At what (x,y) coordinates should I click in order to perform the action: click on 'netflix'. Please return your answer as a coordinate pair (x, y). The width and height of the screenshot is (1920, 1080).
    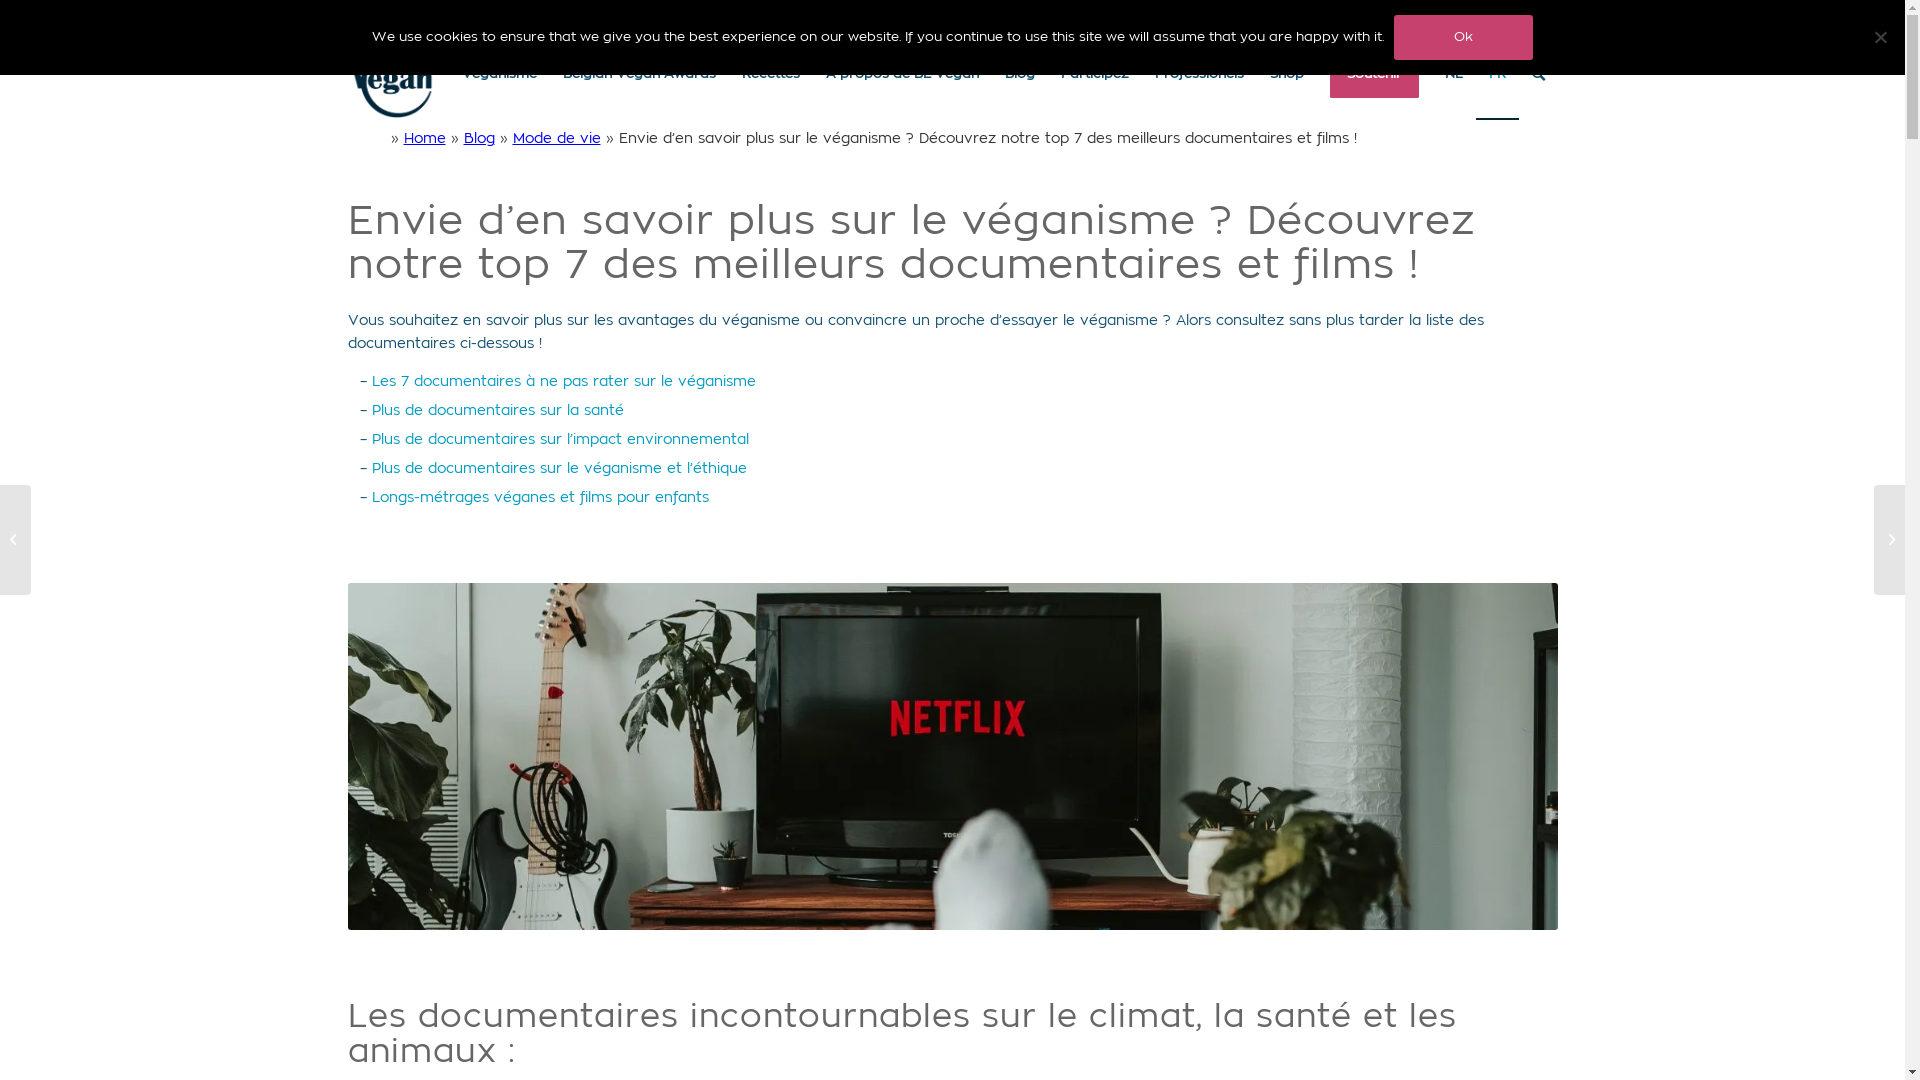
    Looking at the image, I should click on (952, 756).